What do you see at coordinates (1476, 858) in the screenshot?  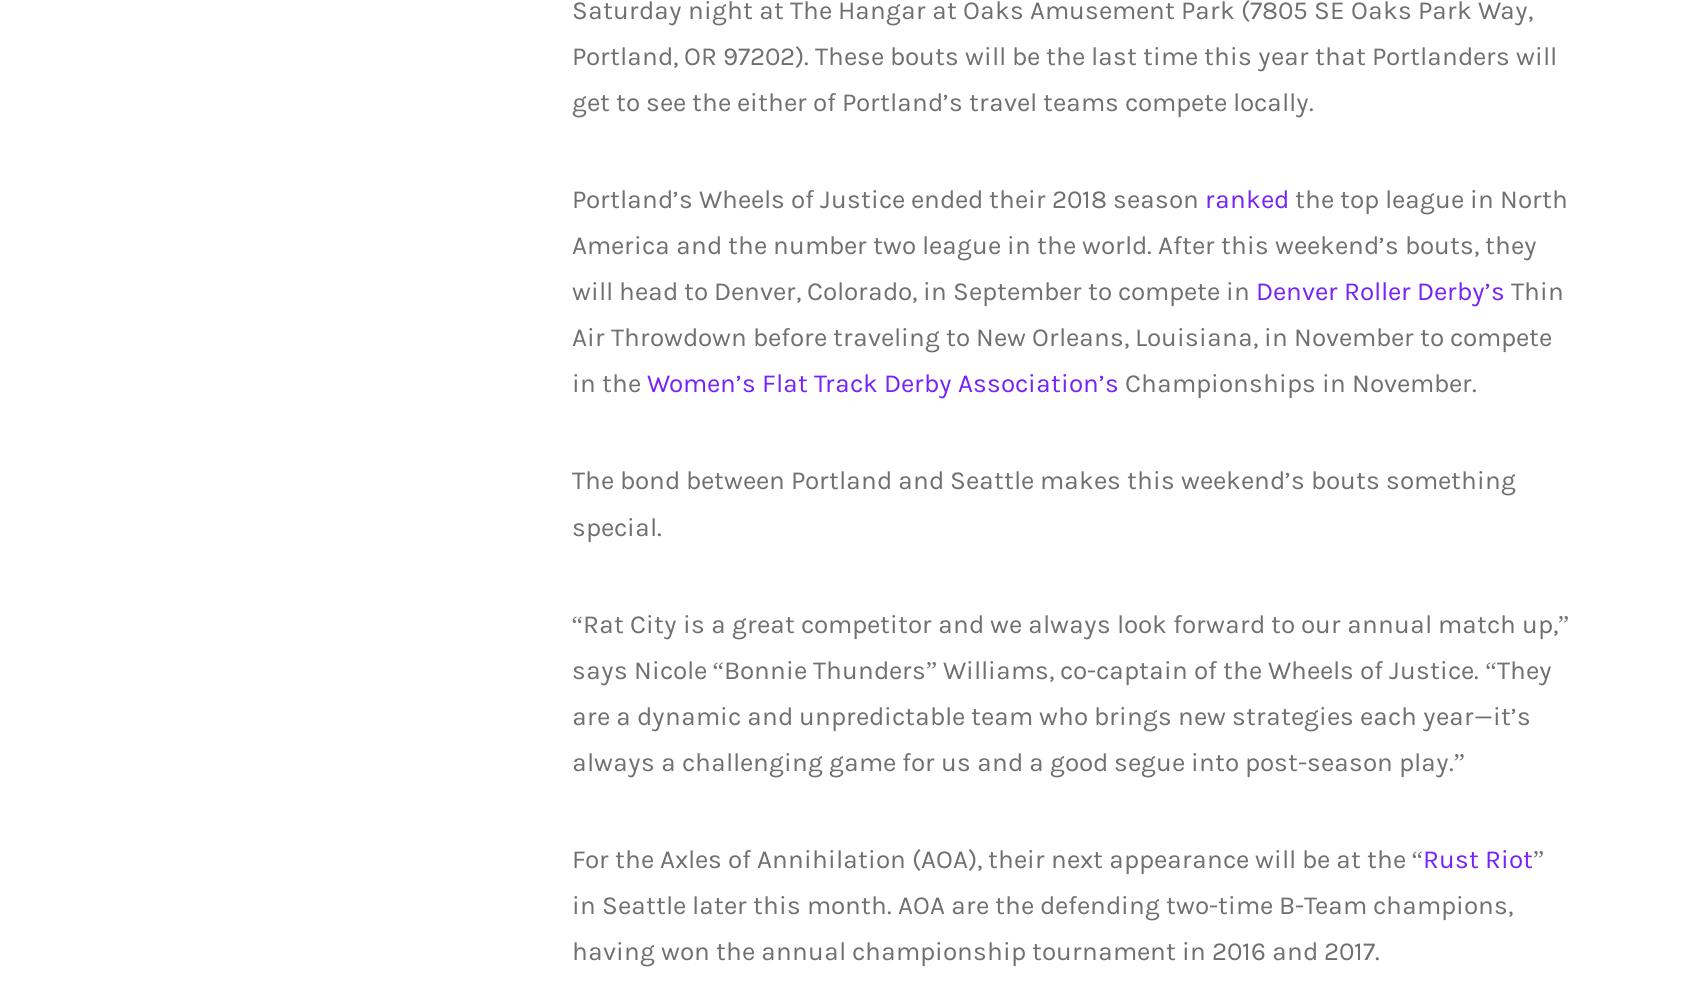 I see `'Rust Riot'` at bounding box center [1476, 858].